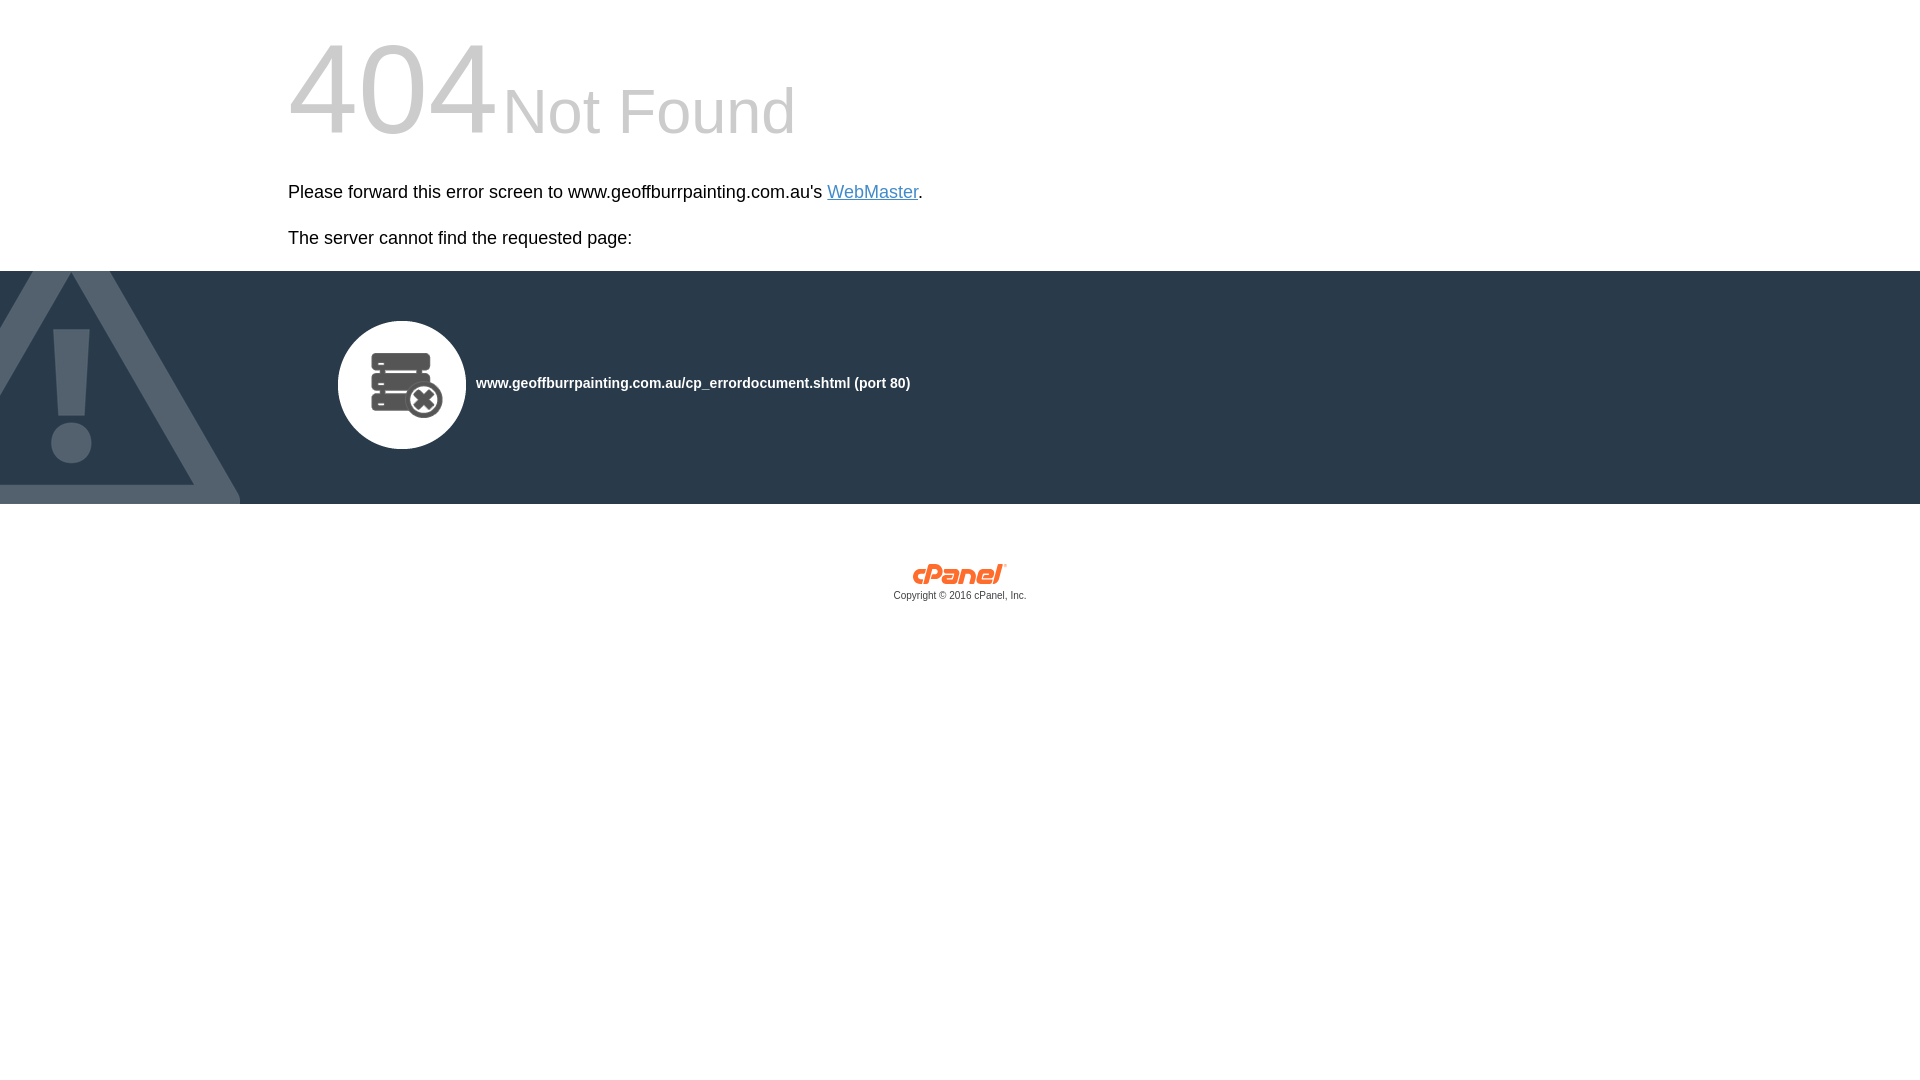 Image resolution: width=1920 pixels, height=1080 pixels. Describe the element at coordinates (872, 192) in the screenshot. I see `'WebMaster'` at that location.